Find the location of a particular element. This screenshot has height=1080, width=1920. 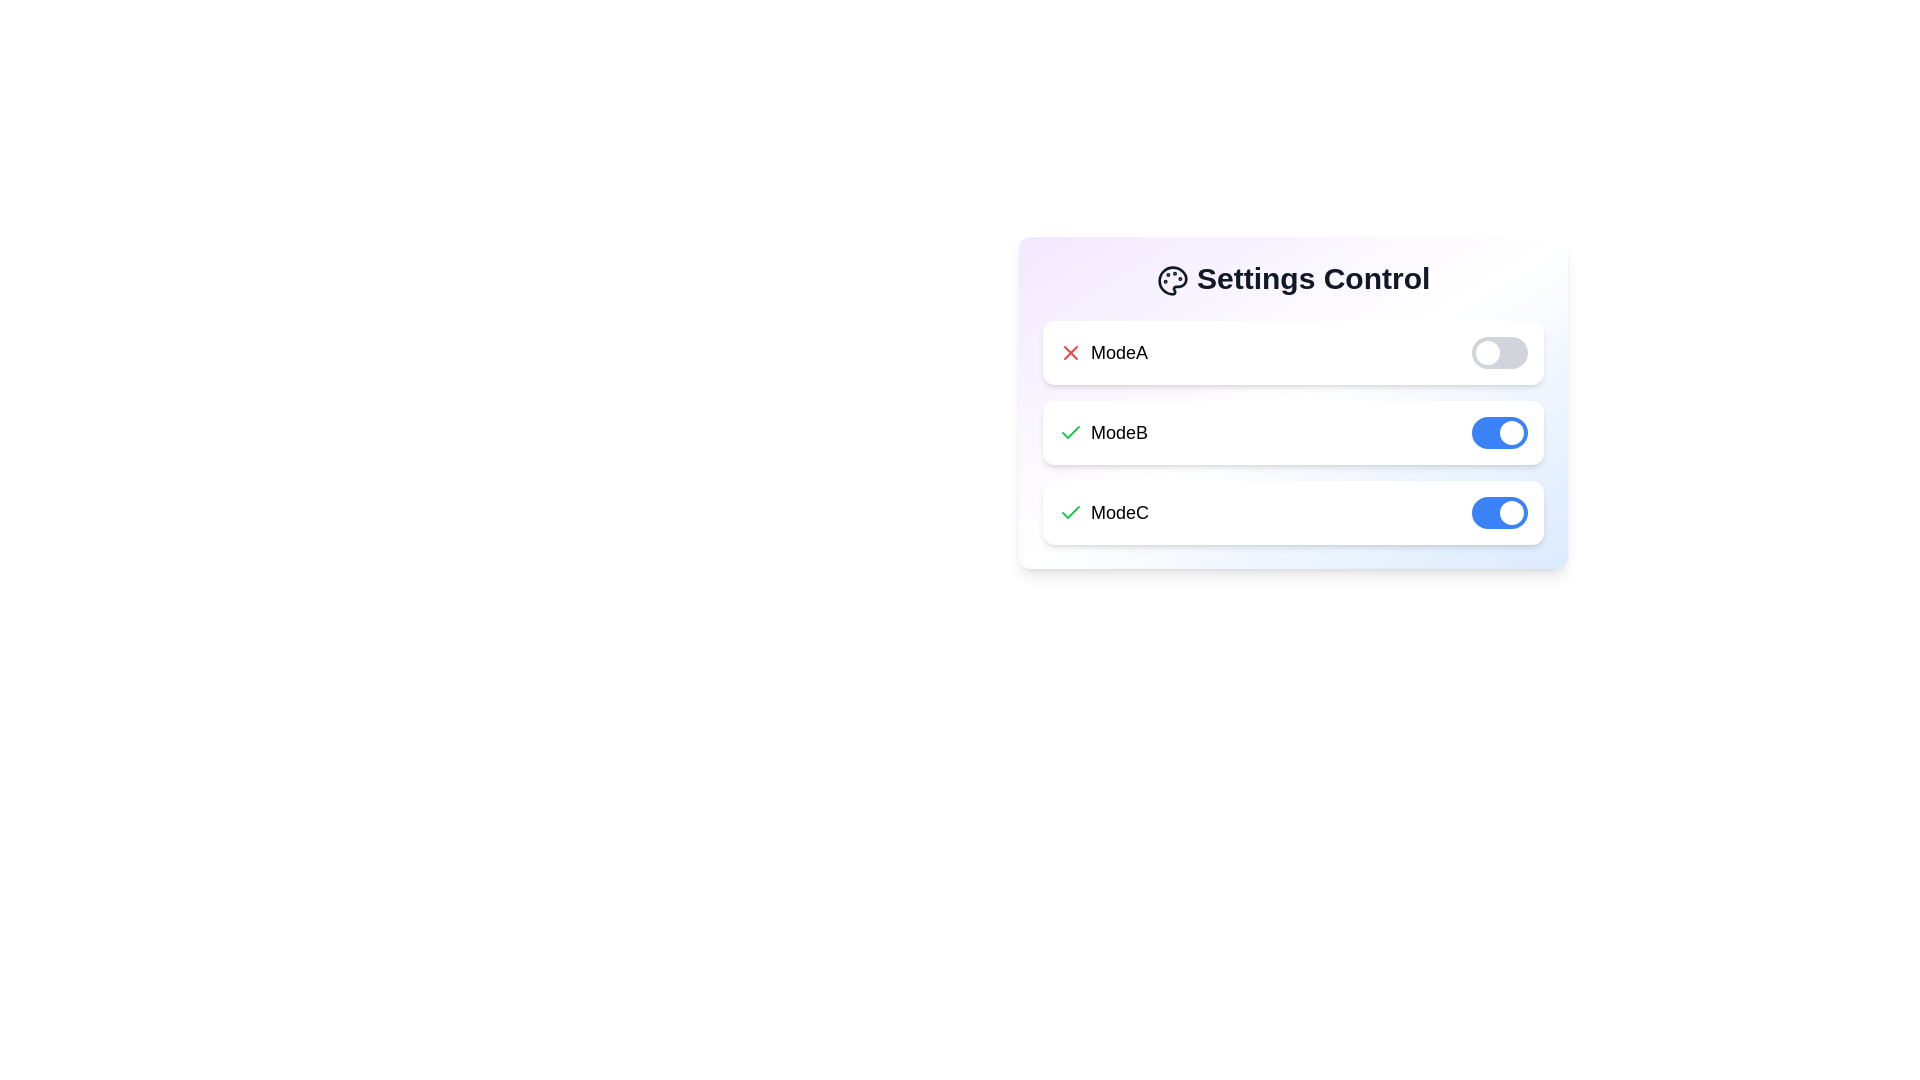

the toggle indicator located at the right end of the toggle switch in the 'ModeC' settings is located at coordinates (1512, 512).